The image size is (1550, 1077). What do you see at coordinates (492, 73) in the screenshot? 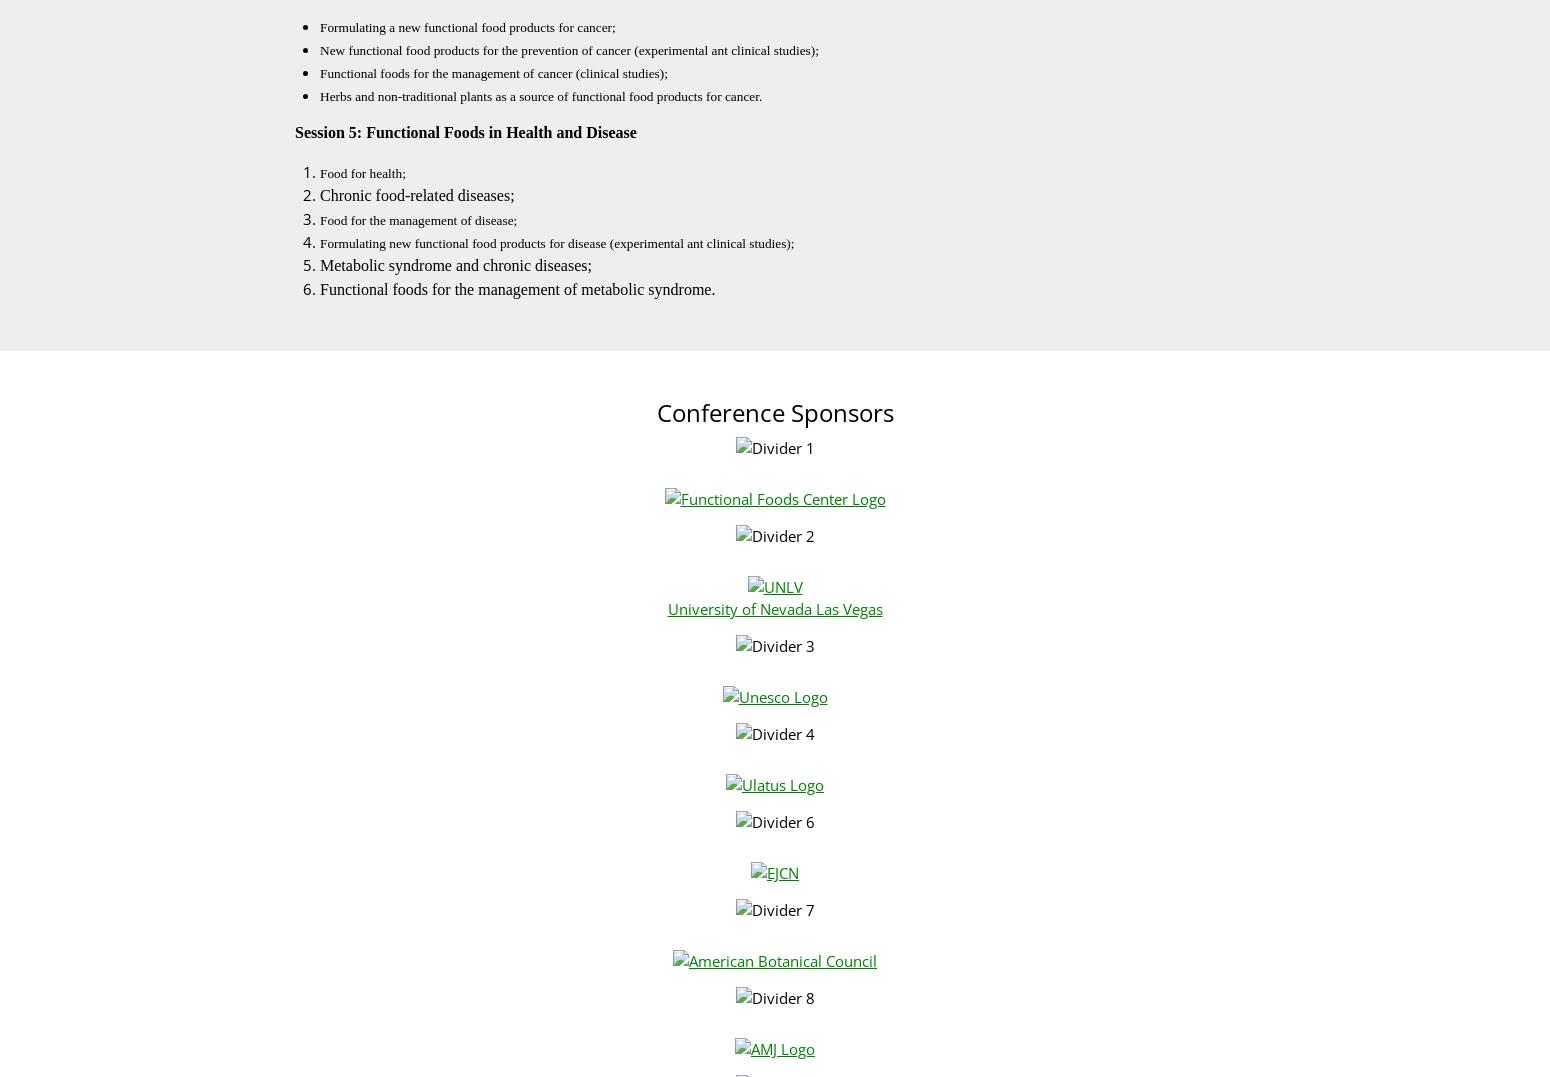
I see `'Functional foods for the management of cancer (clinical studies);'` at bounding box center [492, 73].